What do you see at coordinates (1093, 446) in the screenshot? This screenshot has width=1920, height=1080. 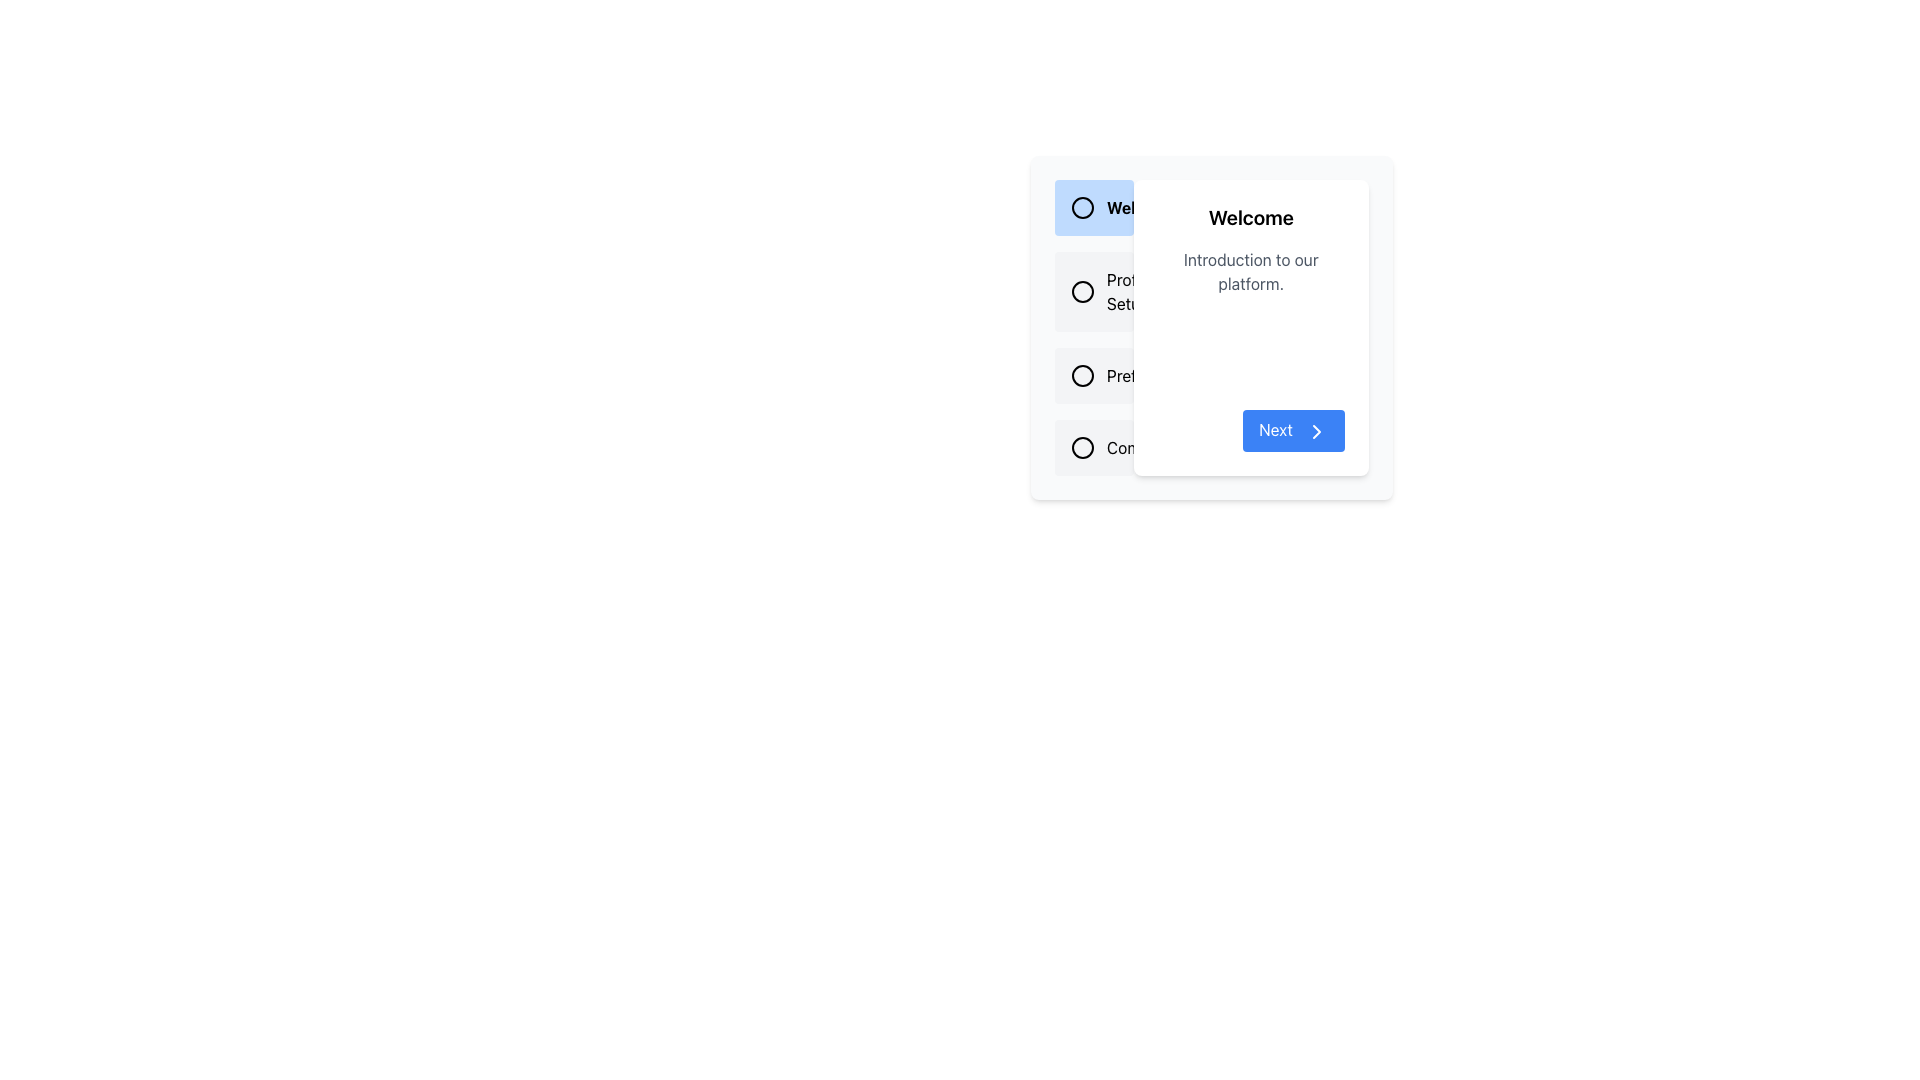 I see `the fourth option item in the vertically stacked list` at bounding box center [1093, 446].